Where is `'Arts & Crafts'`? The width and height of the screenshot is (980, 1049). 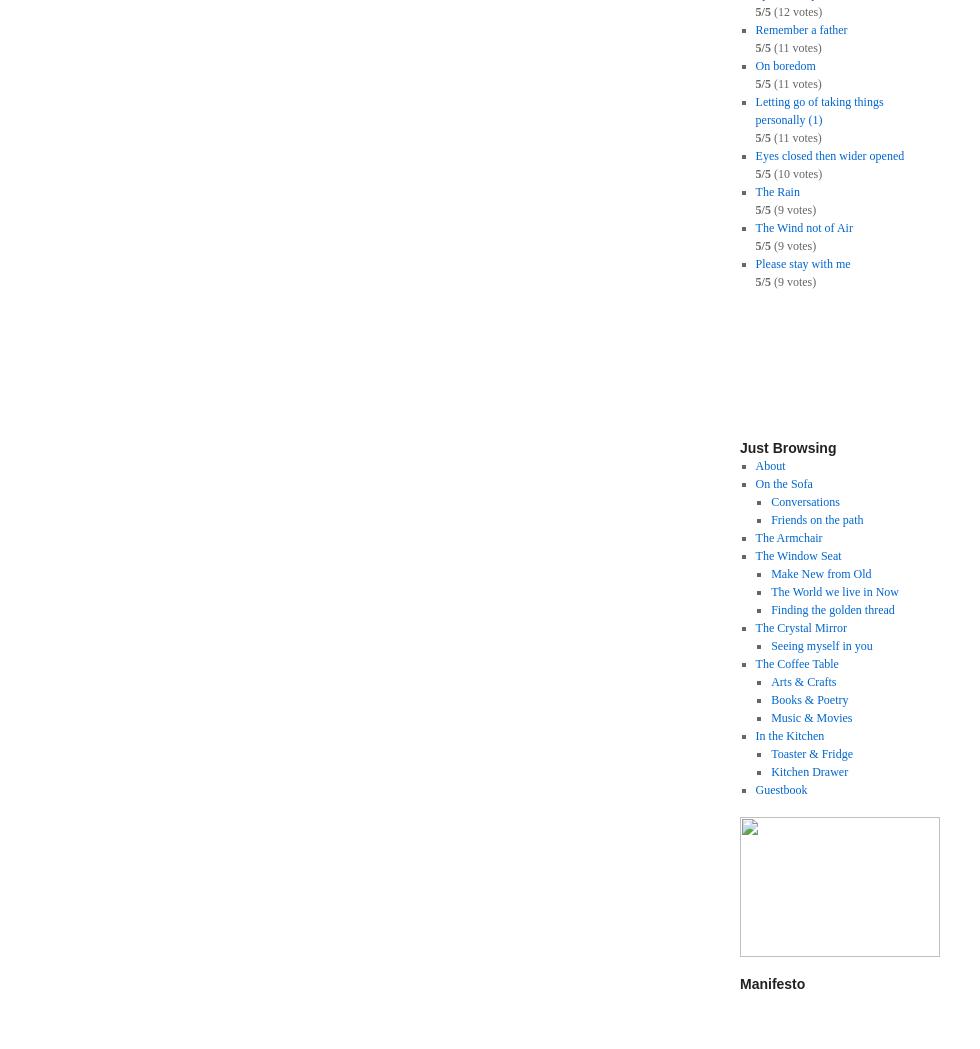
'Arts & Crafts' is located at coordinates (803, 680).